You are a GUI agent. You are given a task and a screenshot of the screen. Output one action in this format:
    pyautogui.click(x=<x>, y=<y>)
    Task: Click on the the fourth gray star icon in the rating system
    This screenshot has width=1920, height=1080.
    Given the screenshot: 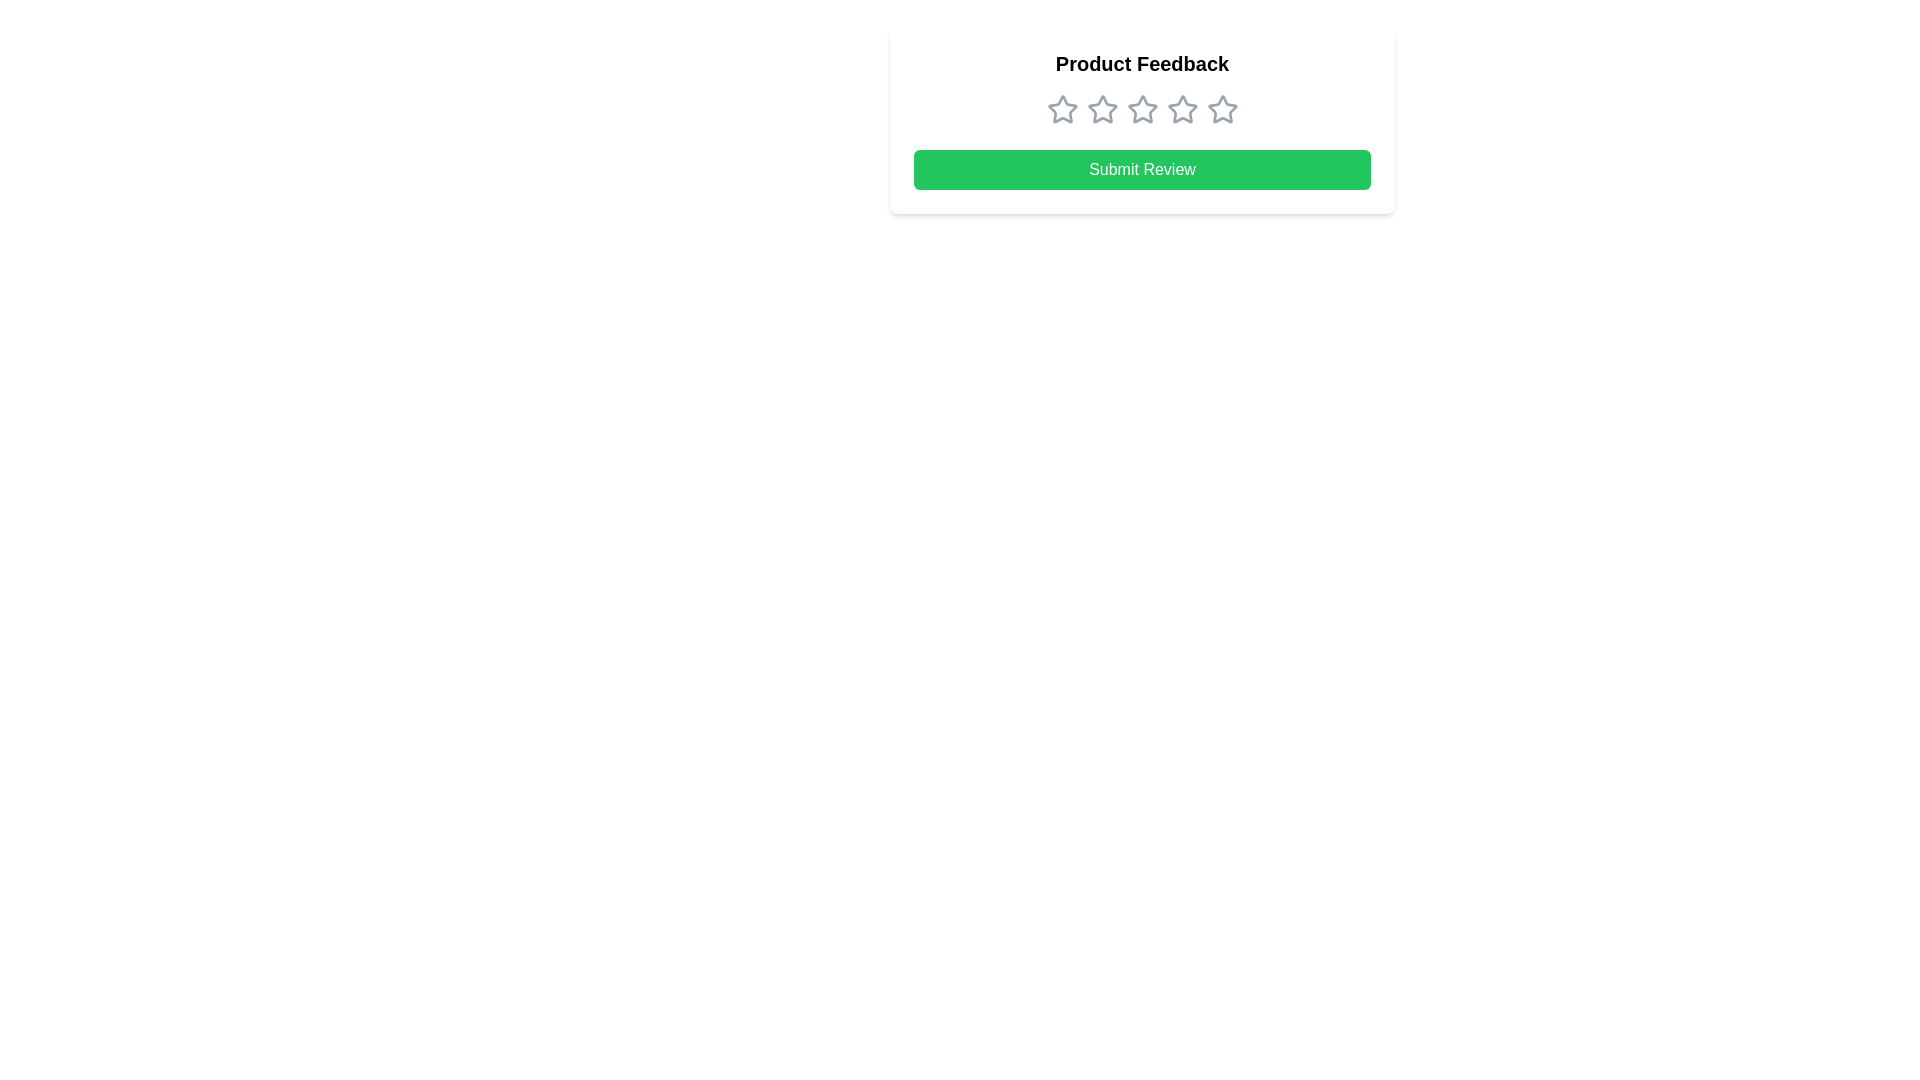 What is the action you would take?
    pyautogui.click(x=1182, y=110)
    